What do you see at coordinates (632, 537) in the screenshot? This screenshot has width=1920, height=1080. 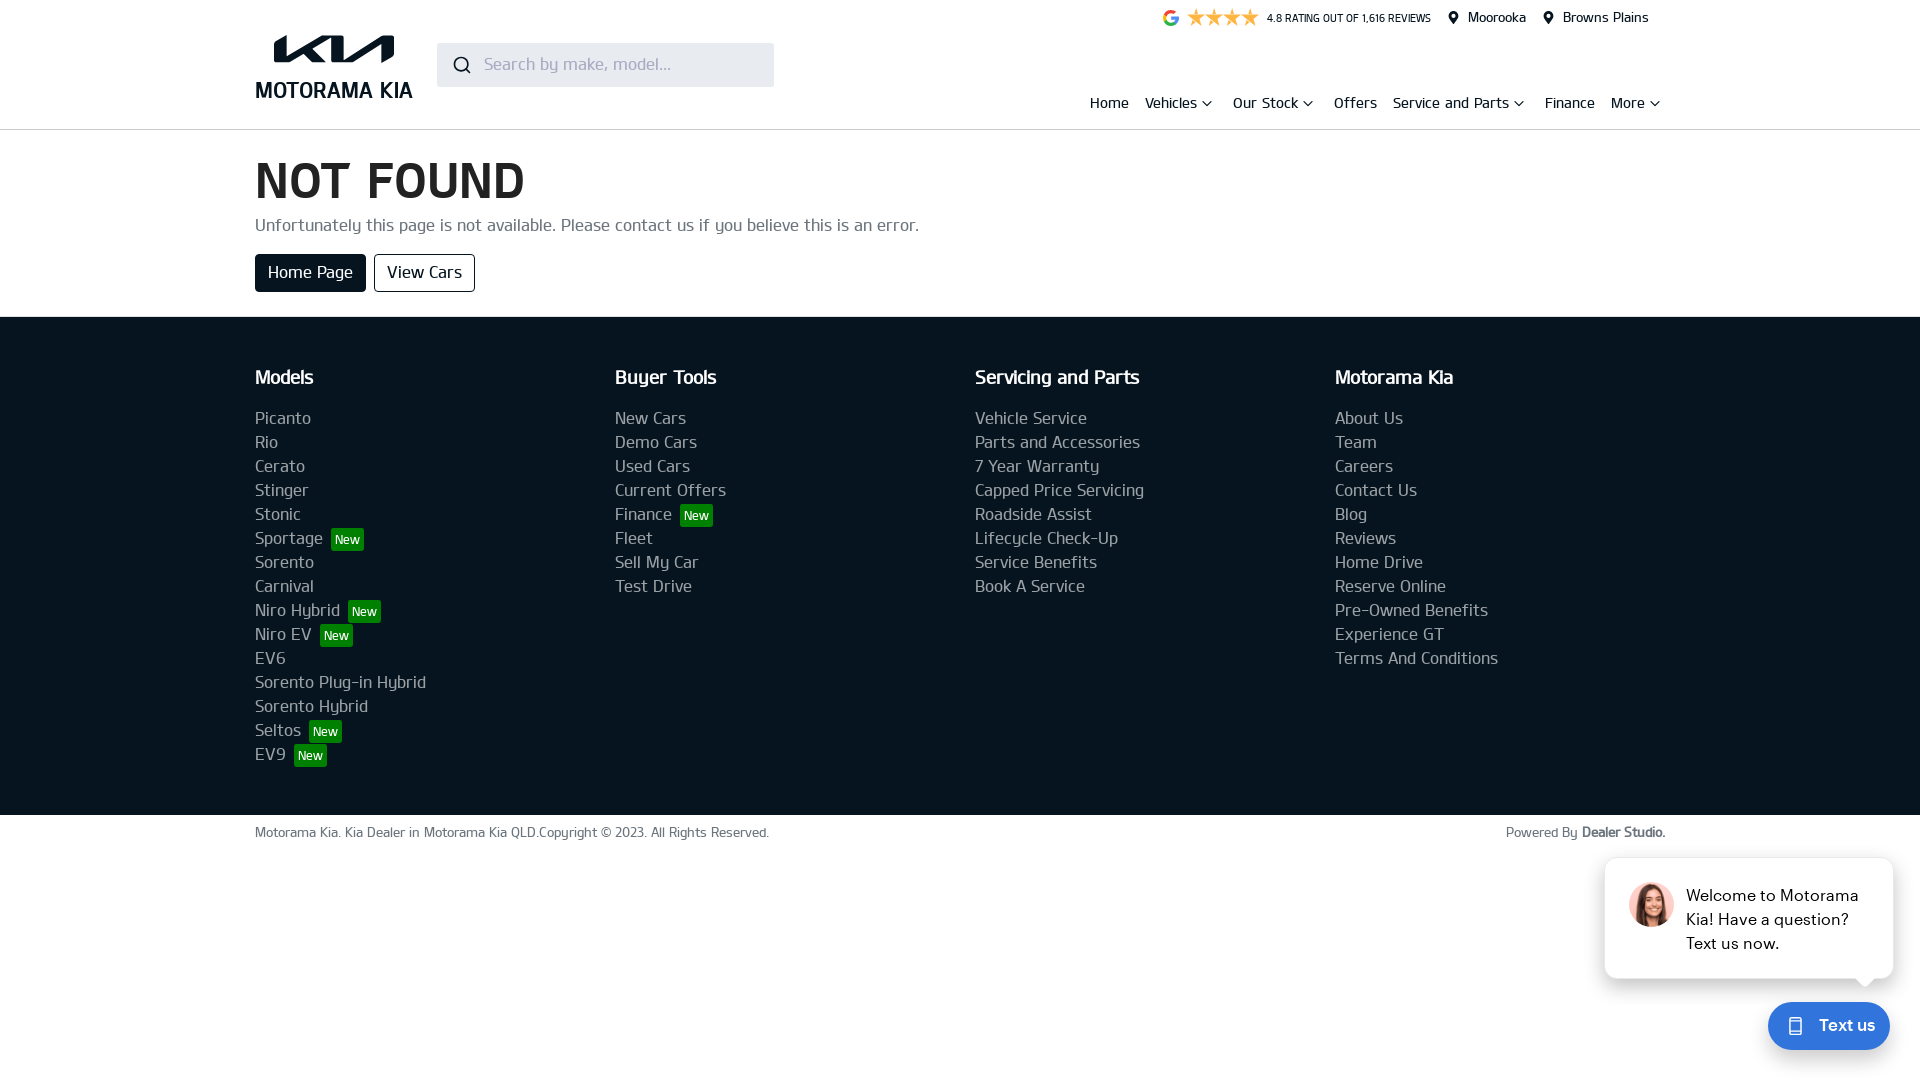 I see `'Fleet'` at bounding box center [632, 537].